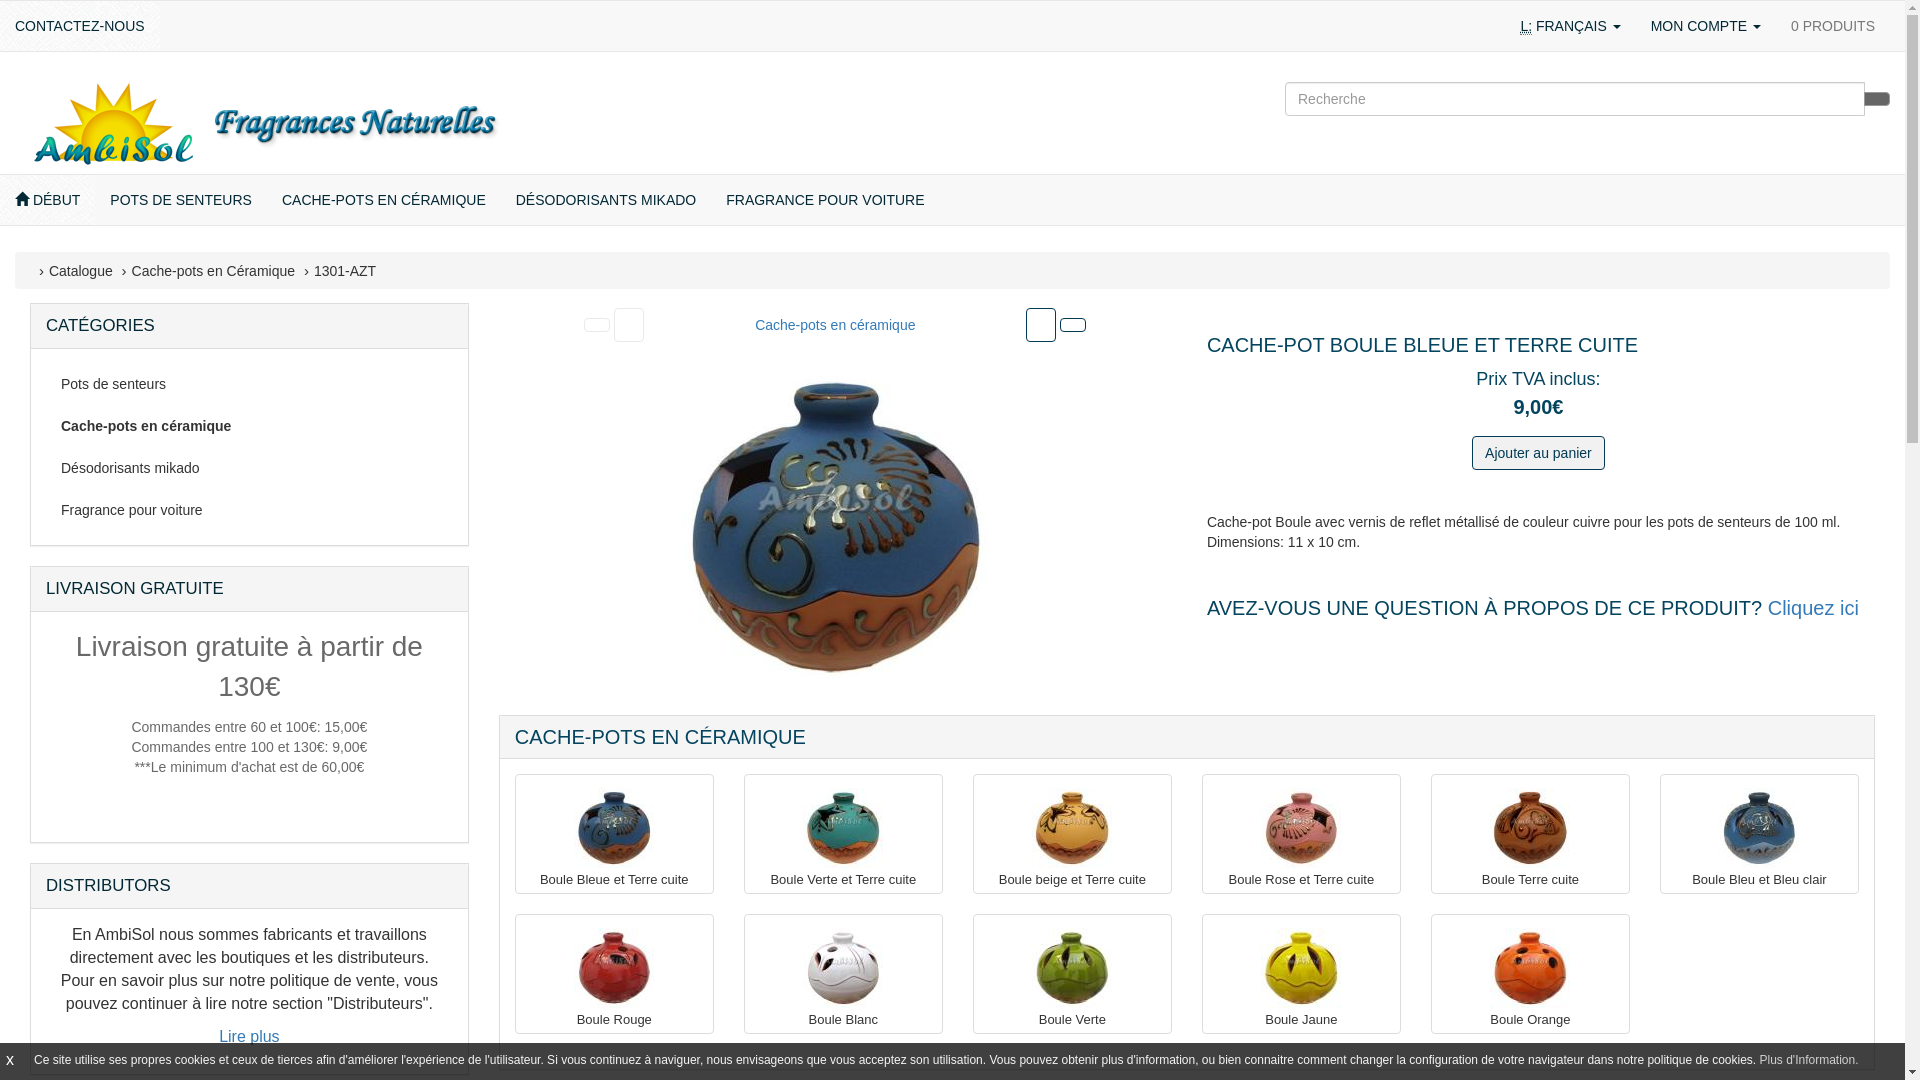 This screenshot has height=1080, width=1920. I want to click on 'Boule Jaune', so click(1301, 1019).